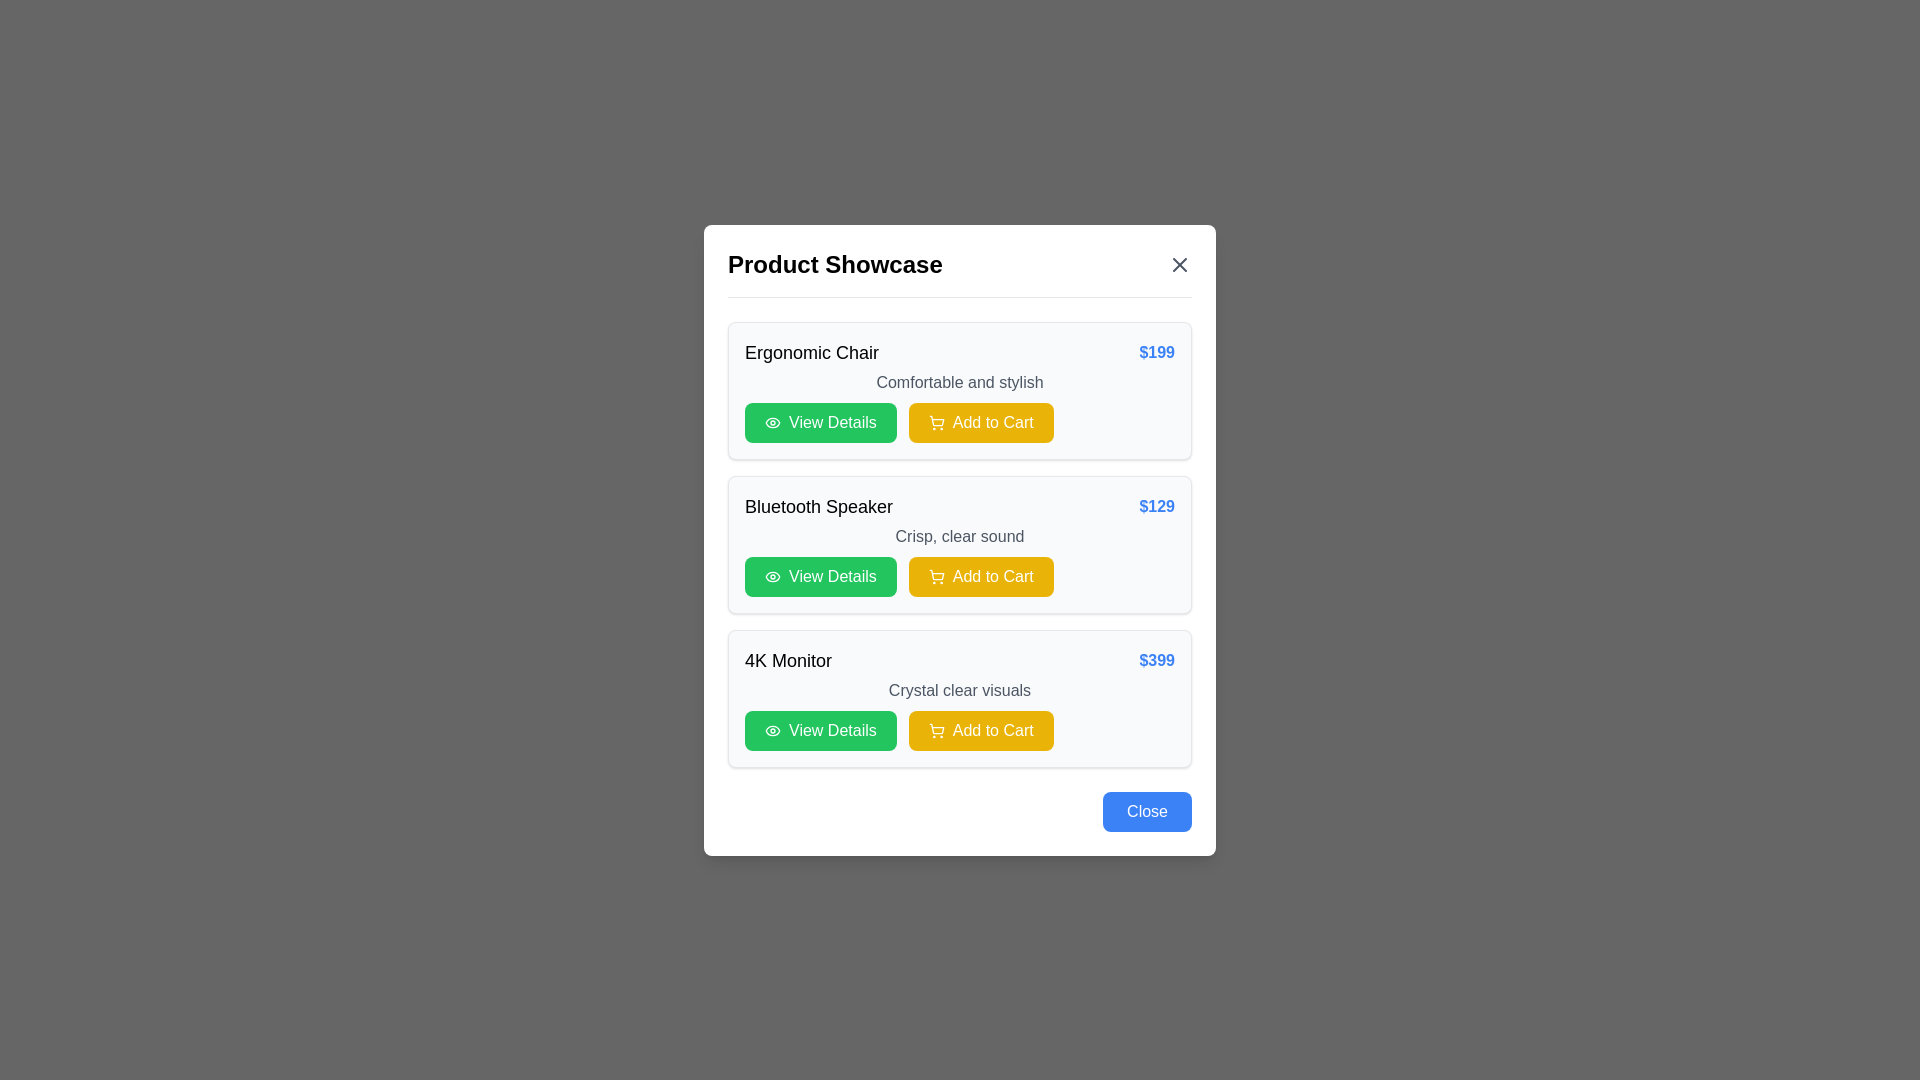 The width and height of the screenshot is (1920, 1080). What do you see at coordinates (960, 689) in the screenshot?
I see `the text label that provides a descriptive tagline or feature summary for the '4K Monitor' product, located below the price and above the buttons 'View Details' and 'Add to Cart'` at bounding box center [960, 689].